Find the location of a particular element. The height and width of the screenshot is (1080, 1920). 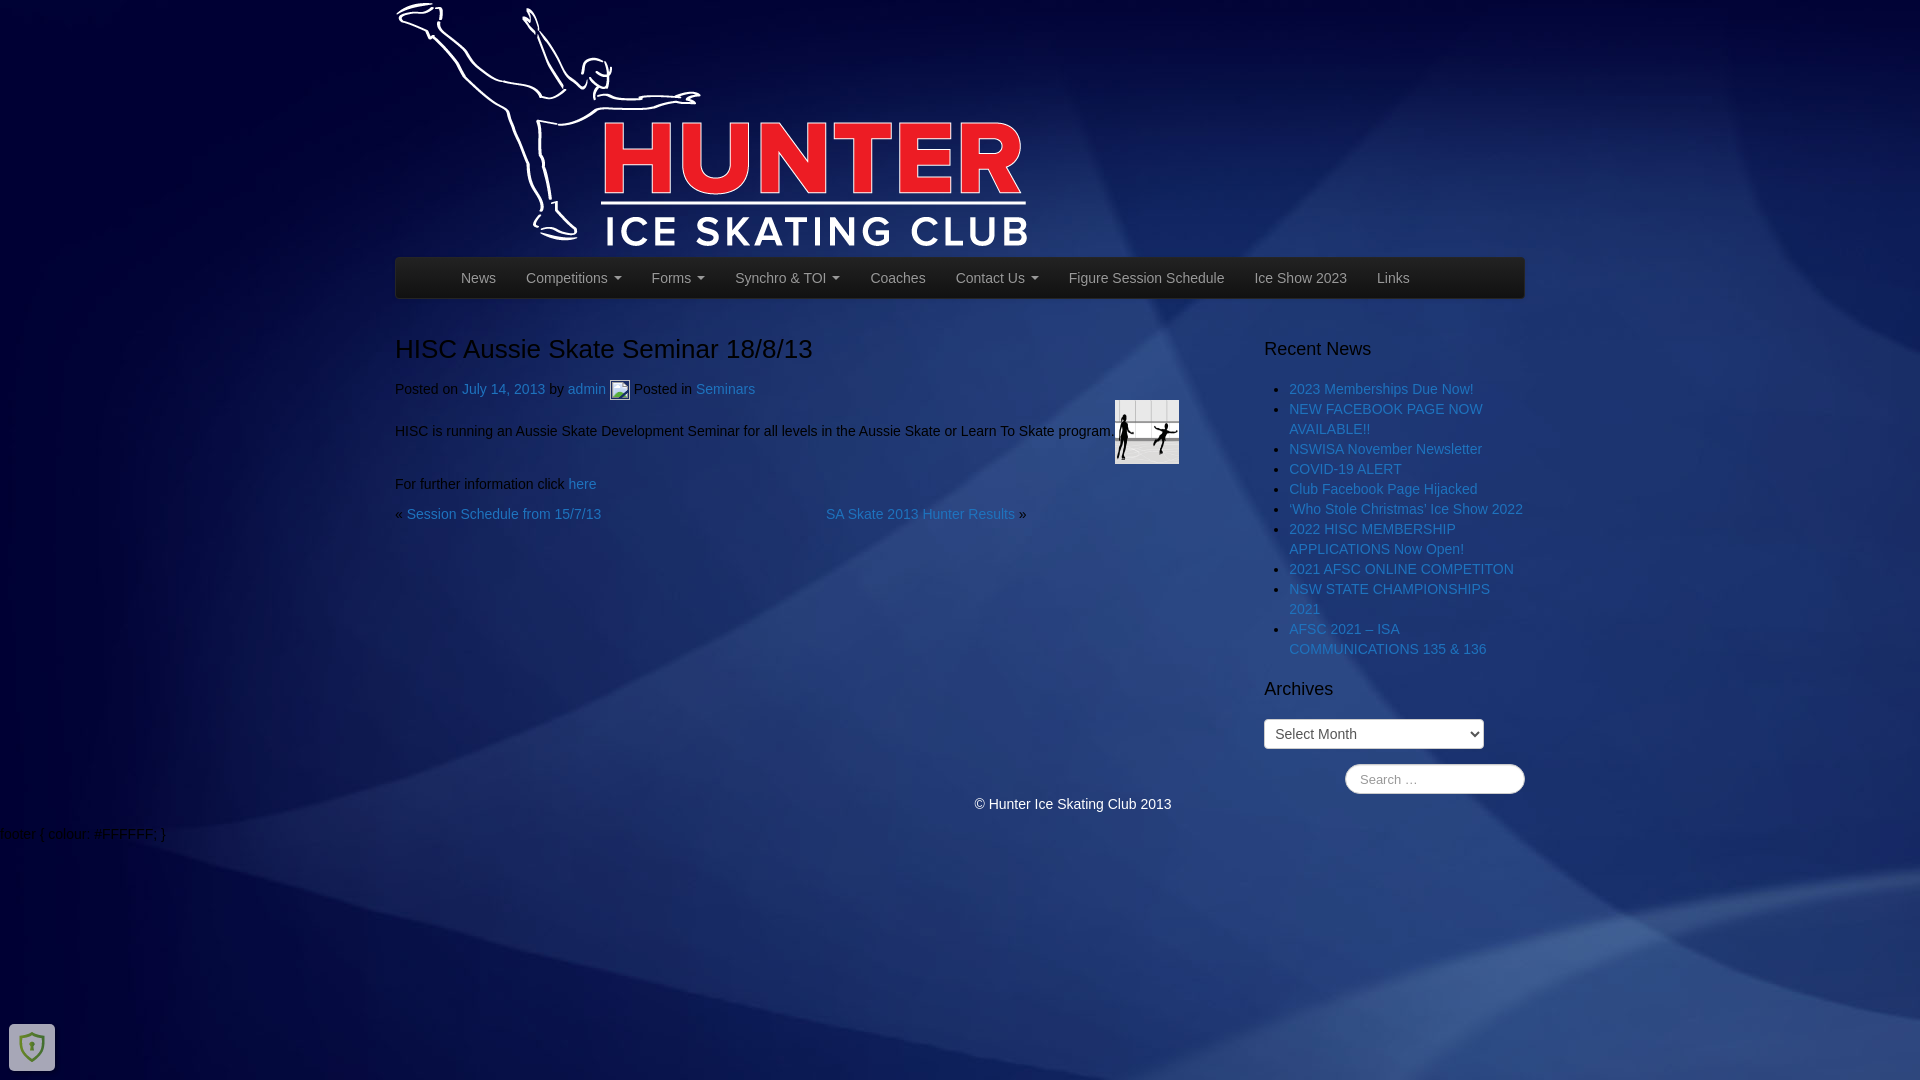

'2021 AFSC ONLINE COMPETITON' is located at coordinates (1400, 569).